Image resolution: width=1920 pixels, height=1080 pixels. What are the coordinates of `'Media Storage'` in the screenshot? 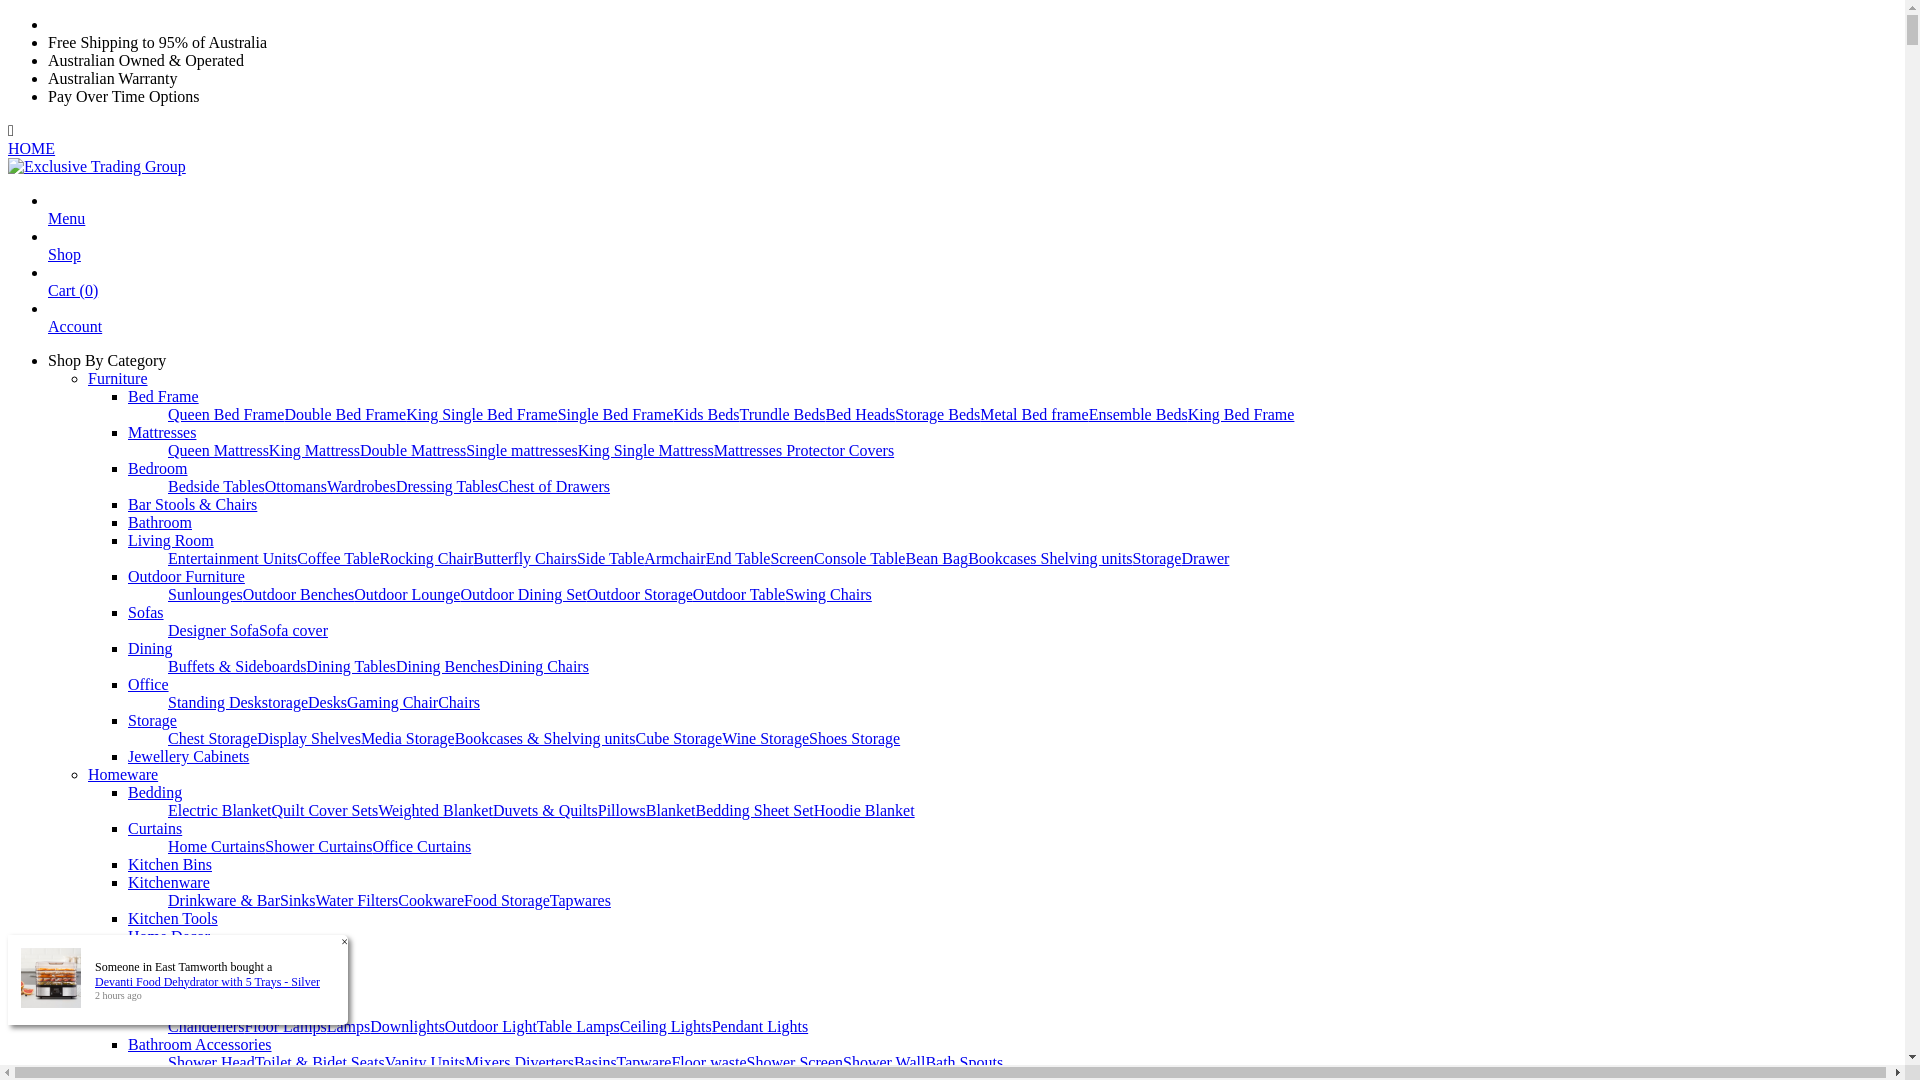 It's located at (407, 738).